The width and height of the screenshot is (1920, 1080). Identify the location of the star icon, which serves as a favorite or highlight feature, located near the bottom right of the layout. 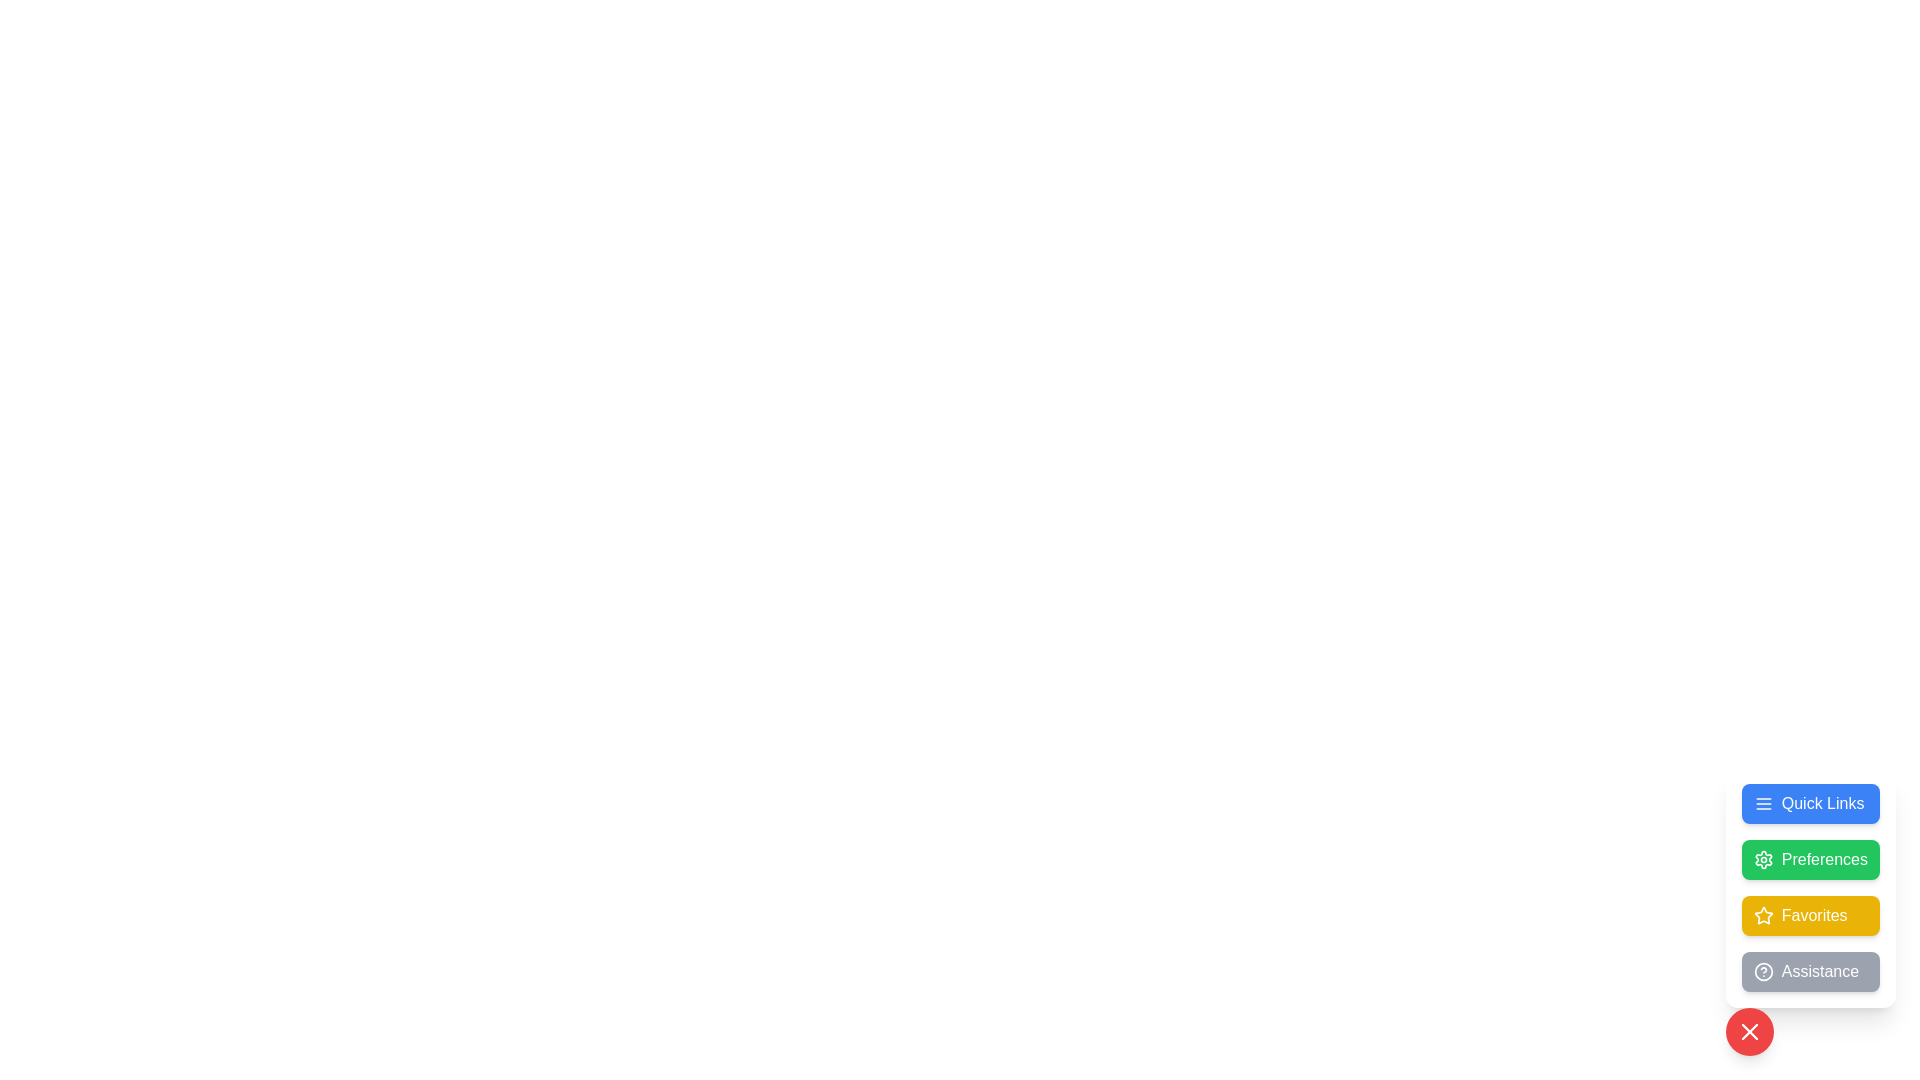
(1763, 915).